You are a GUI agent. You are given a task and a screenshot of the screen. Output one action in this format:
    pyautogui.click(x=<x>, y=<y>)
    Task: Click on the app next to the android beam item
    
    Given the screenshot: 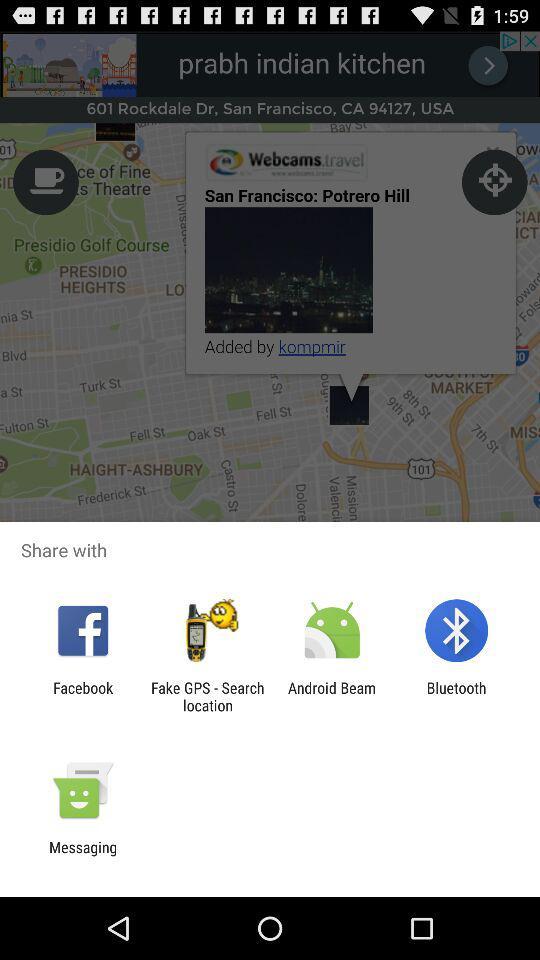 What is the action you would take?
    pyautogui.click(x=456, y=696)
    